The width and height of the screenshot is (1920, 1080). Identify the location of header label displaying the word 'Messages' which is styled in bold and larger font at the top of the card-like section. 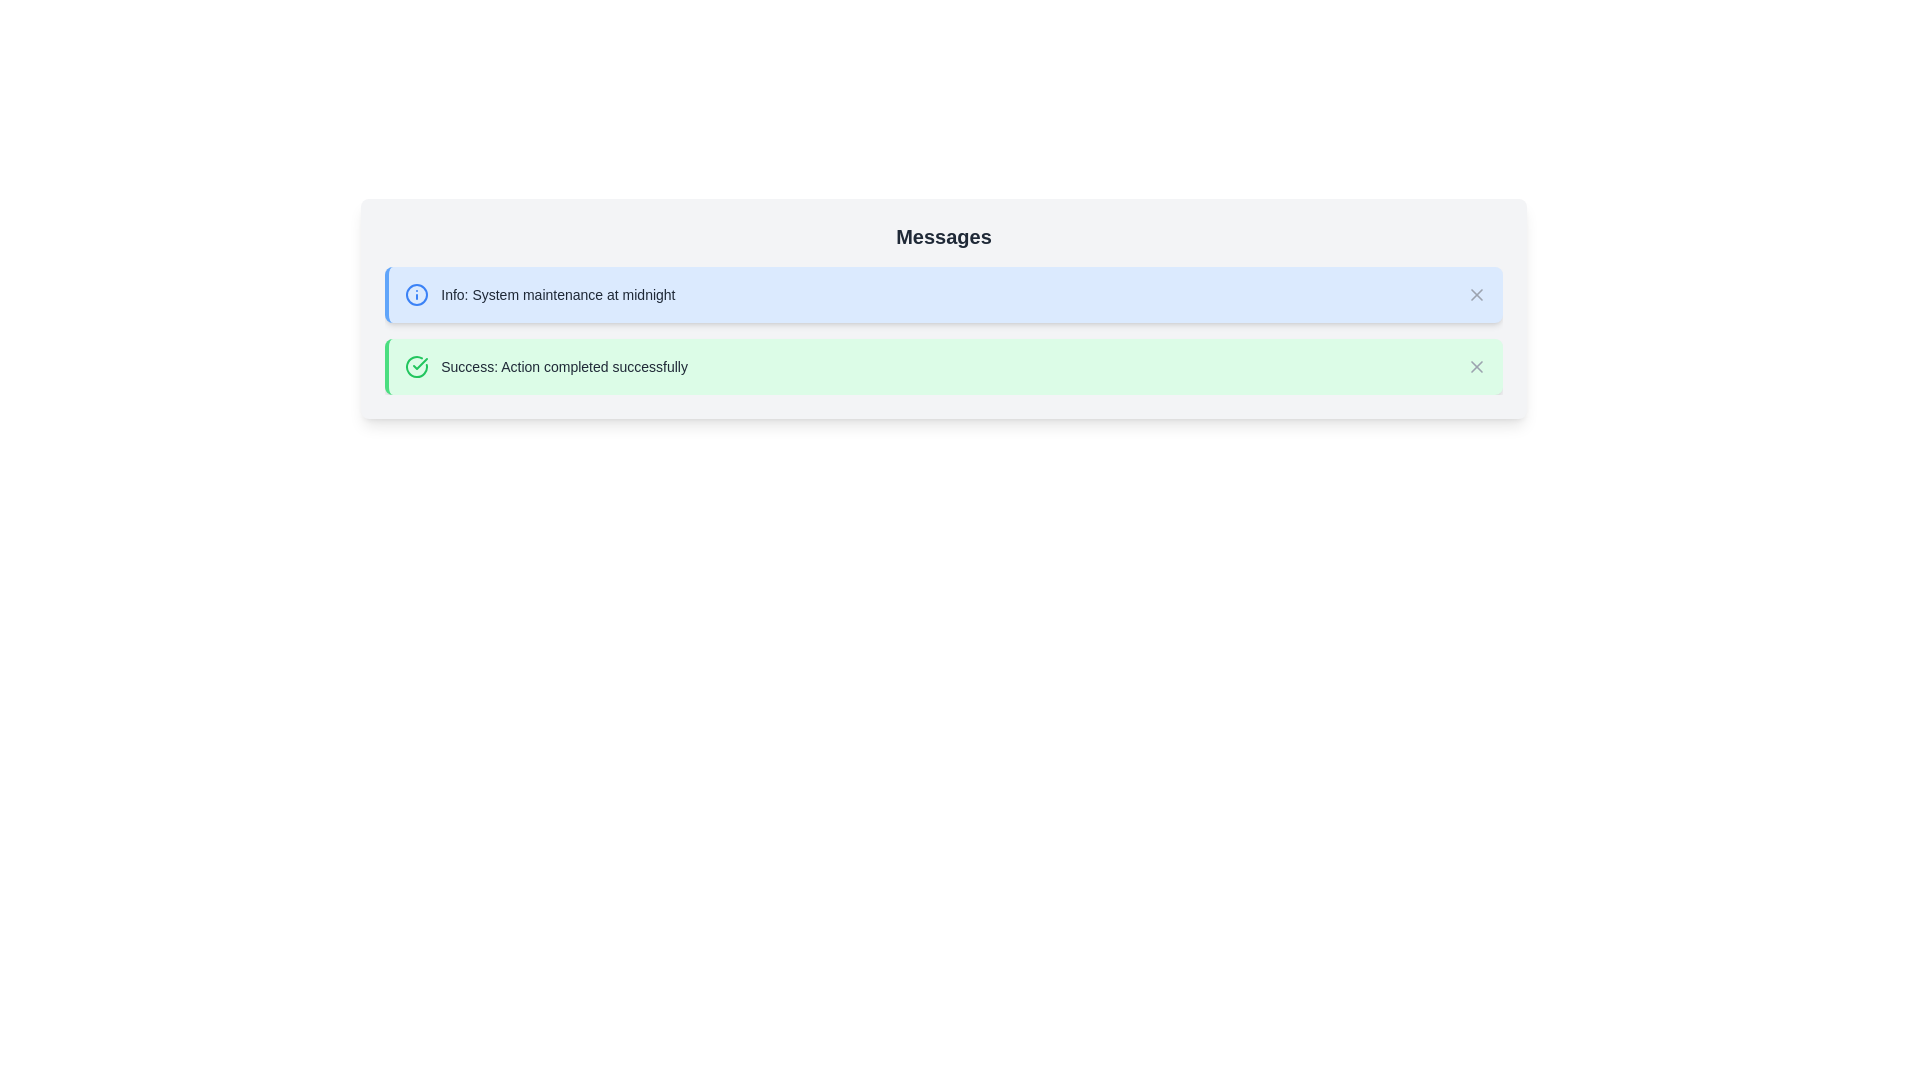
(943, 235).